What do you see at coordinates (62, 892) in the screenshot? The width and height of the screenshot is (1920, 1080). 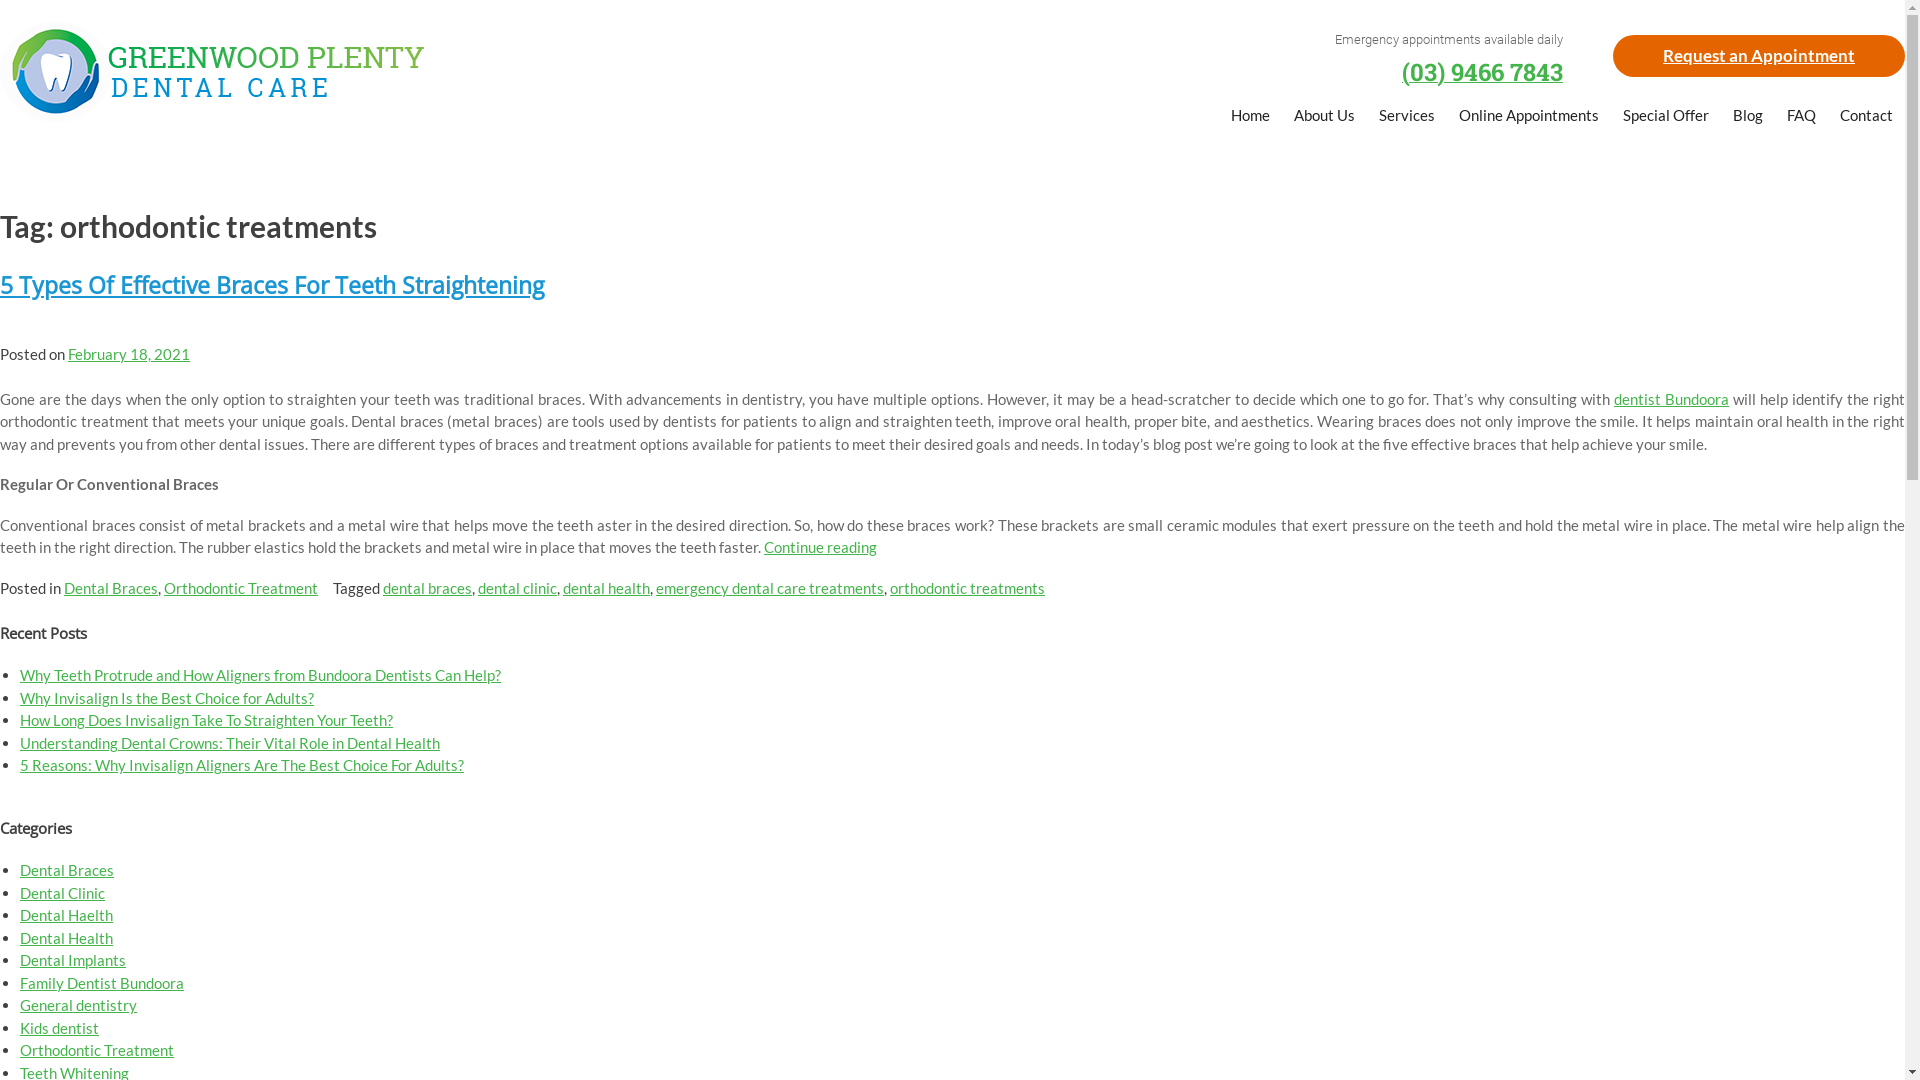 I see `'Dental Clinic'` at bounding box center [62, 892].